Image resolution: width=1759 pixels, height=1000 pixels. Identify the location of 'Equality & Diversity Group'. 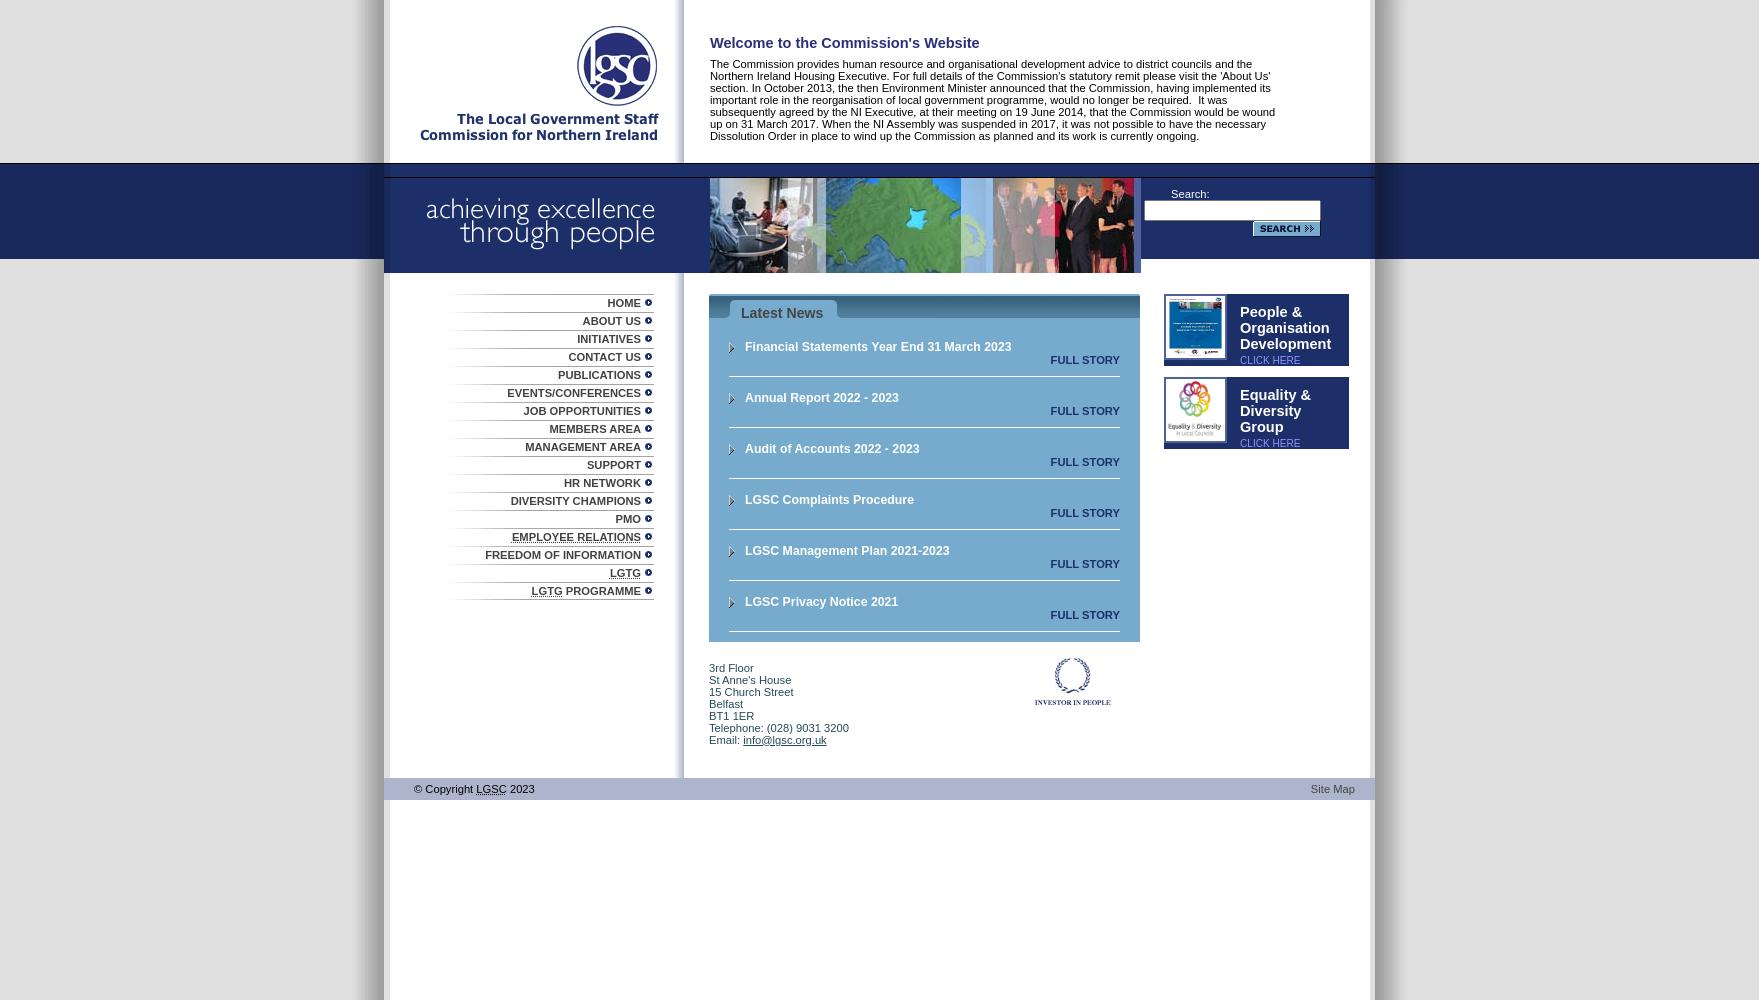
(1274, 410).